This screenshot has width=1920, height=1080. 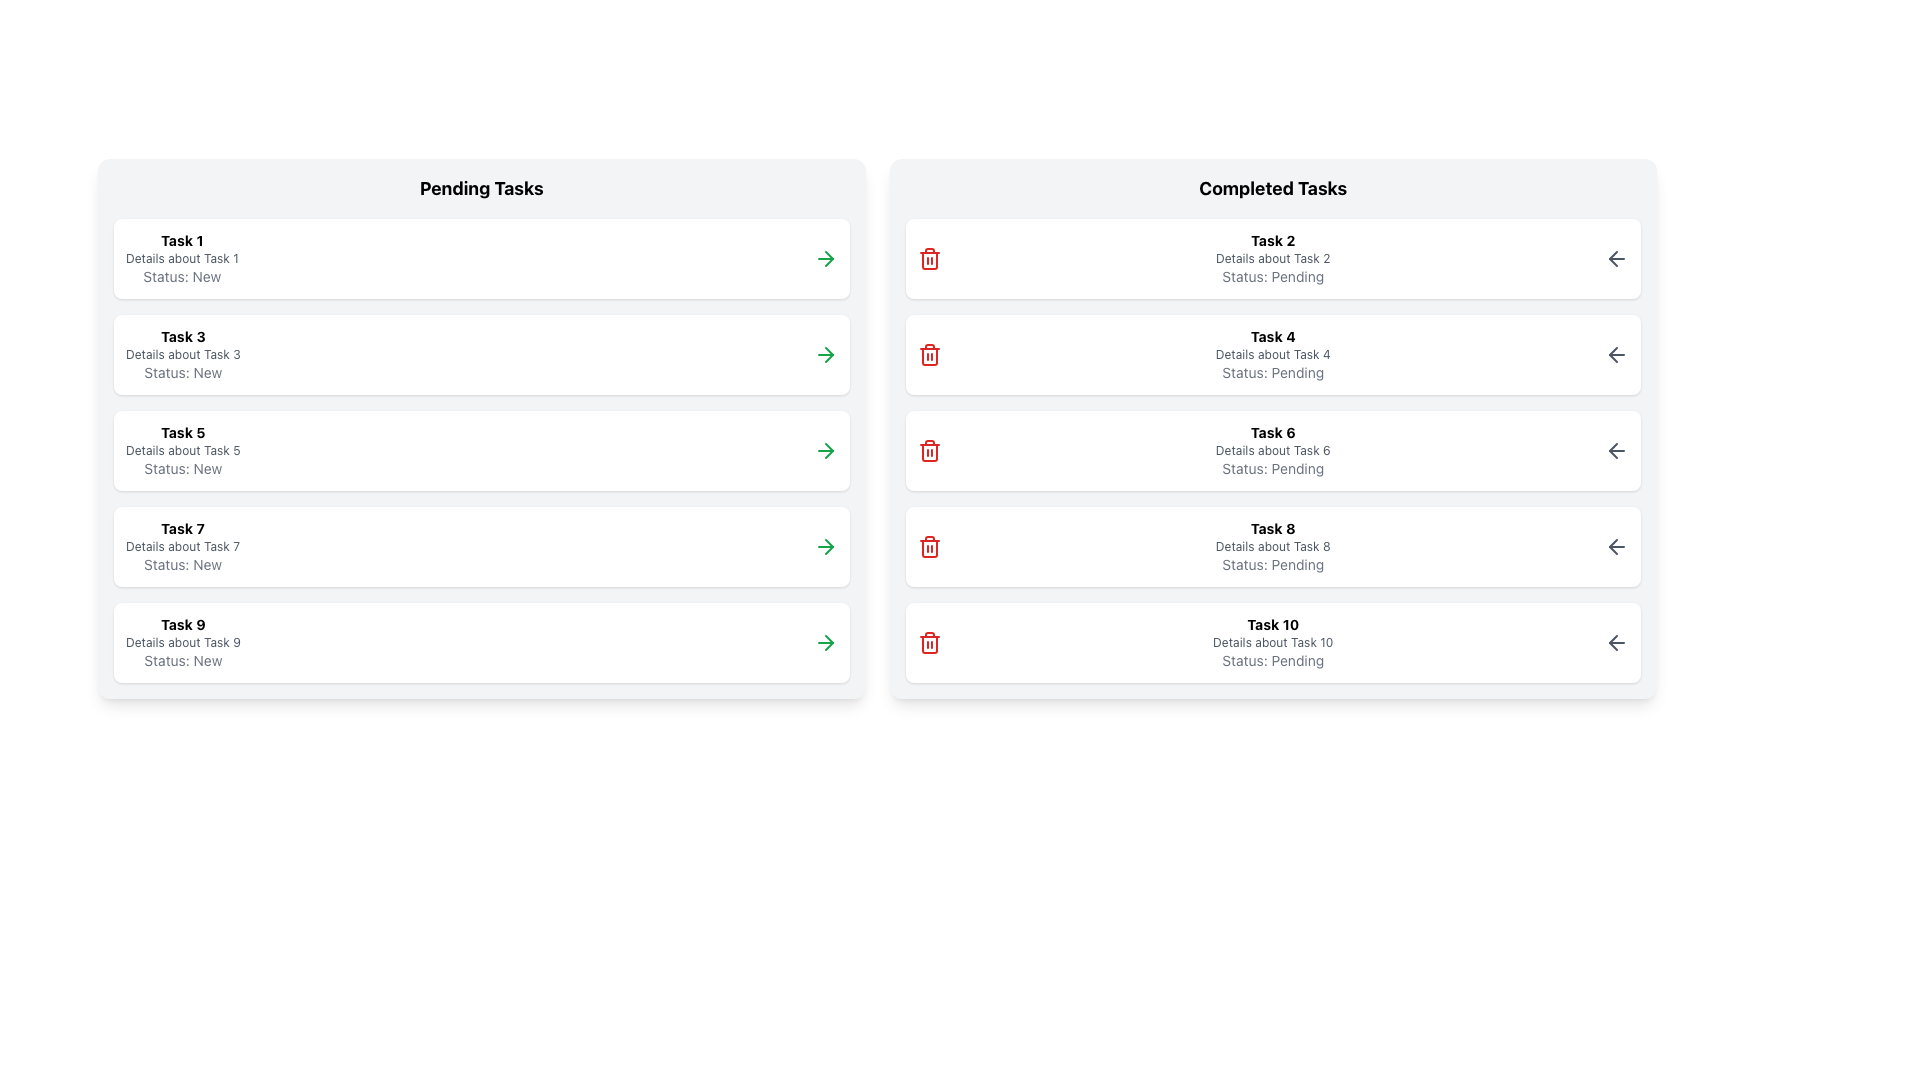 I want to click on the triangular tip of the leftward arrow icon located, so click(x=1613, y=547).